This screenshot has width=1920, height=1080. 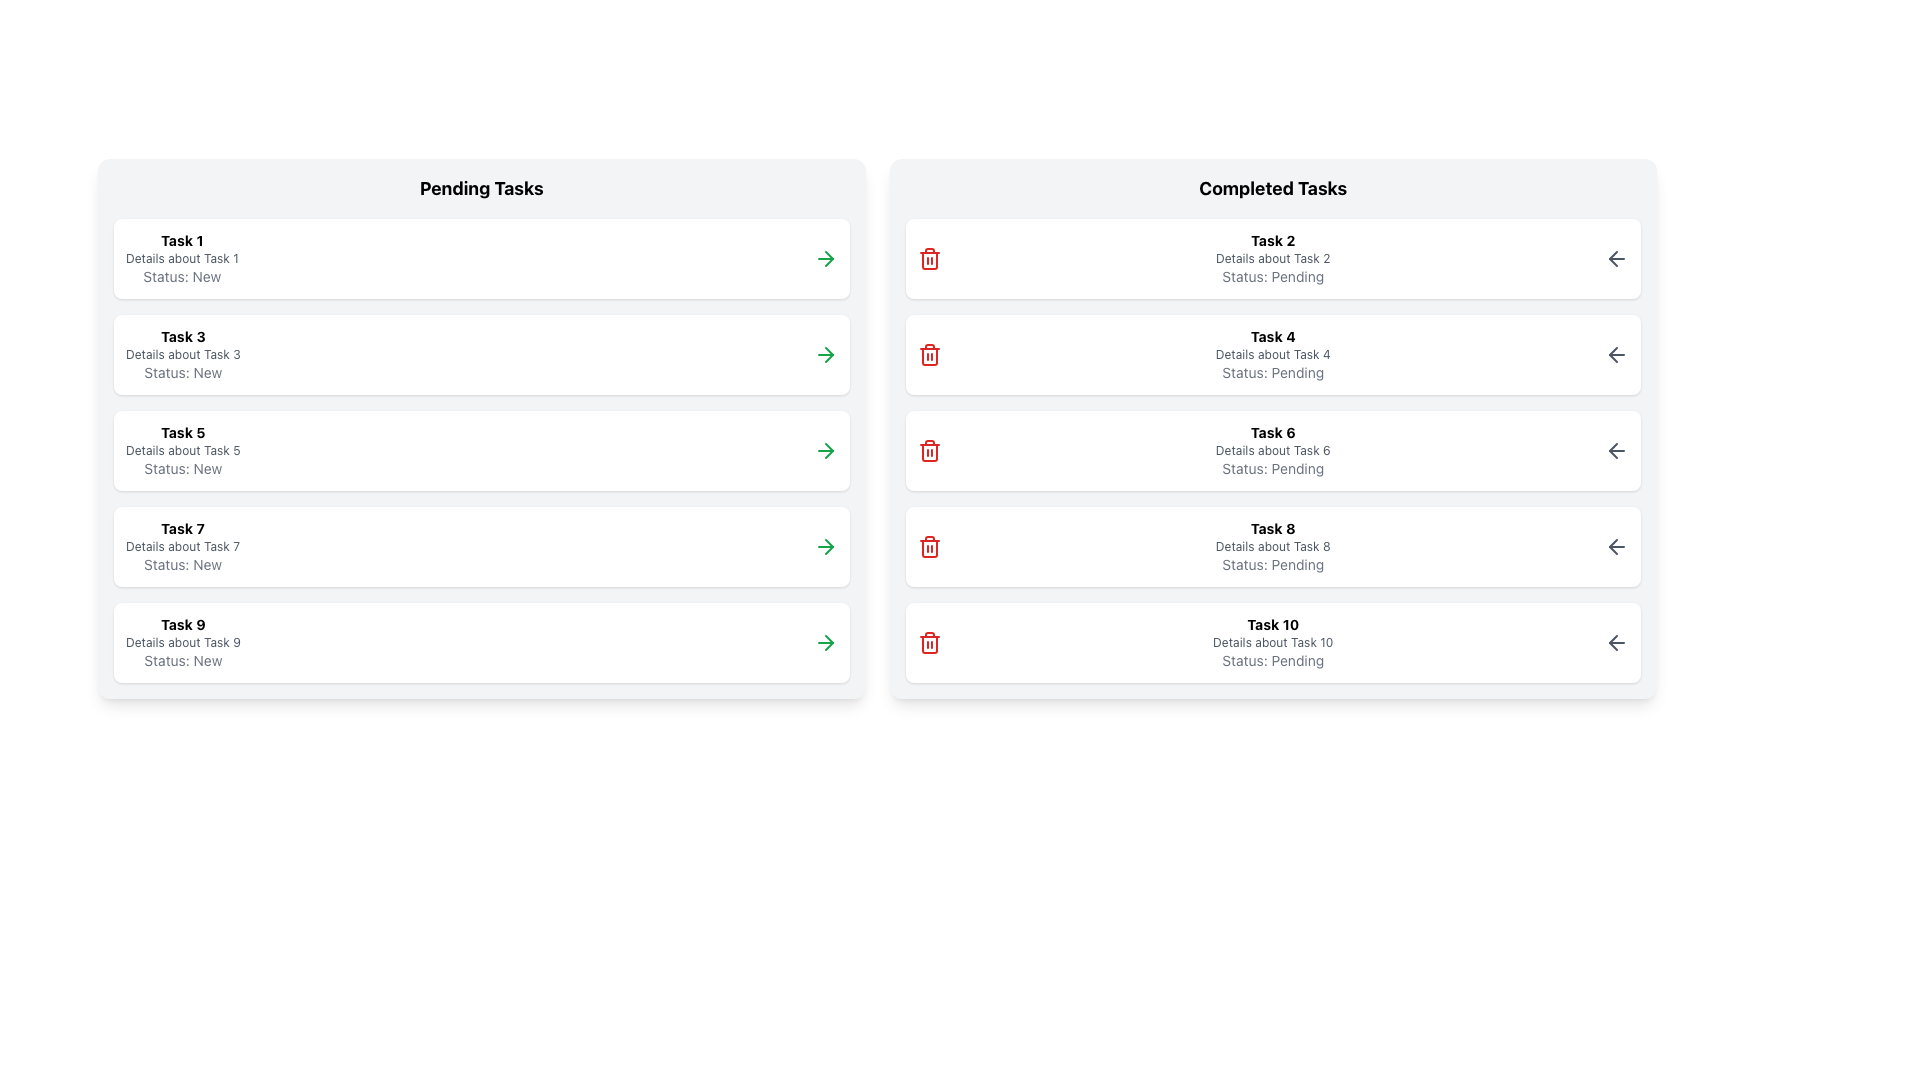 I want to click on the triangular tip of the leftward arrow icon located, so click(x=1613, y=547).